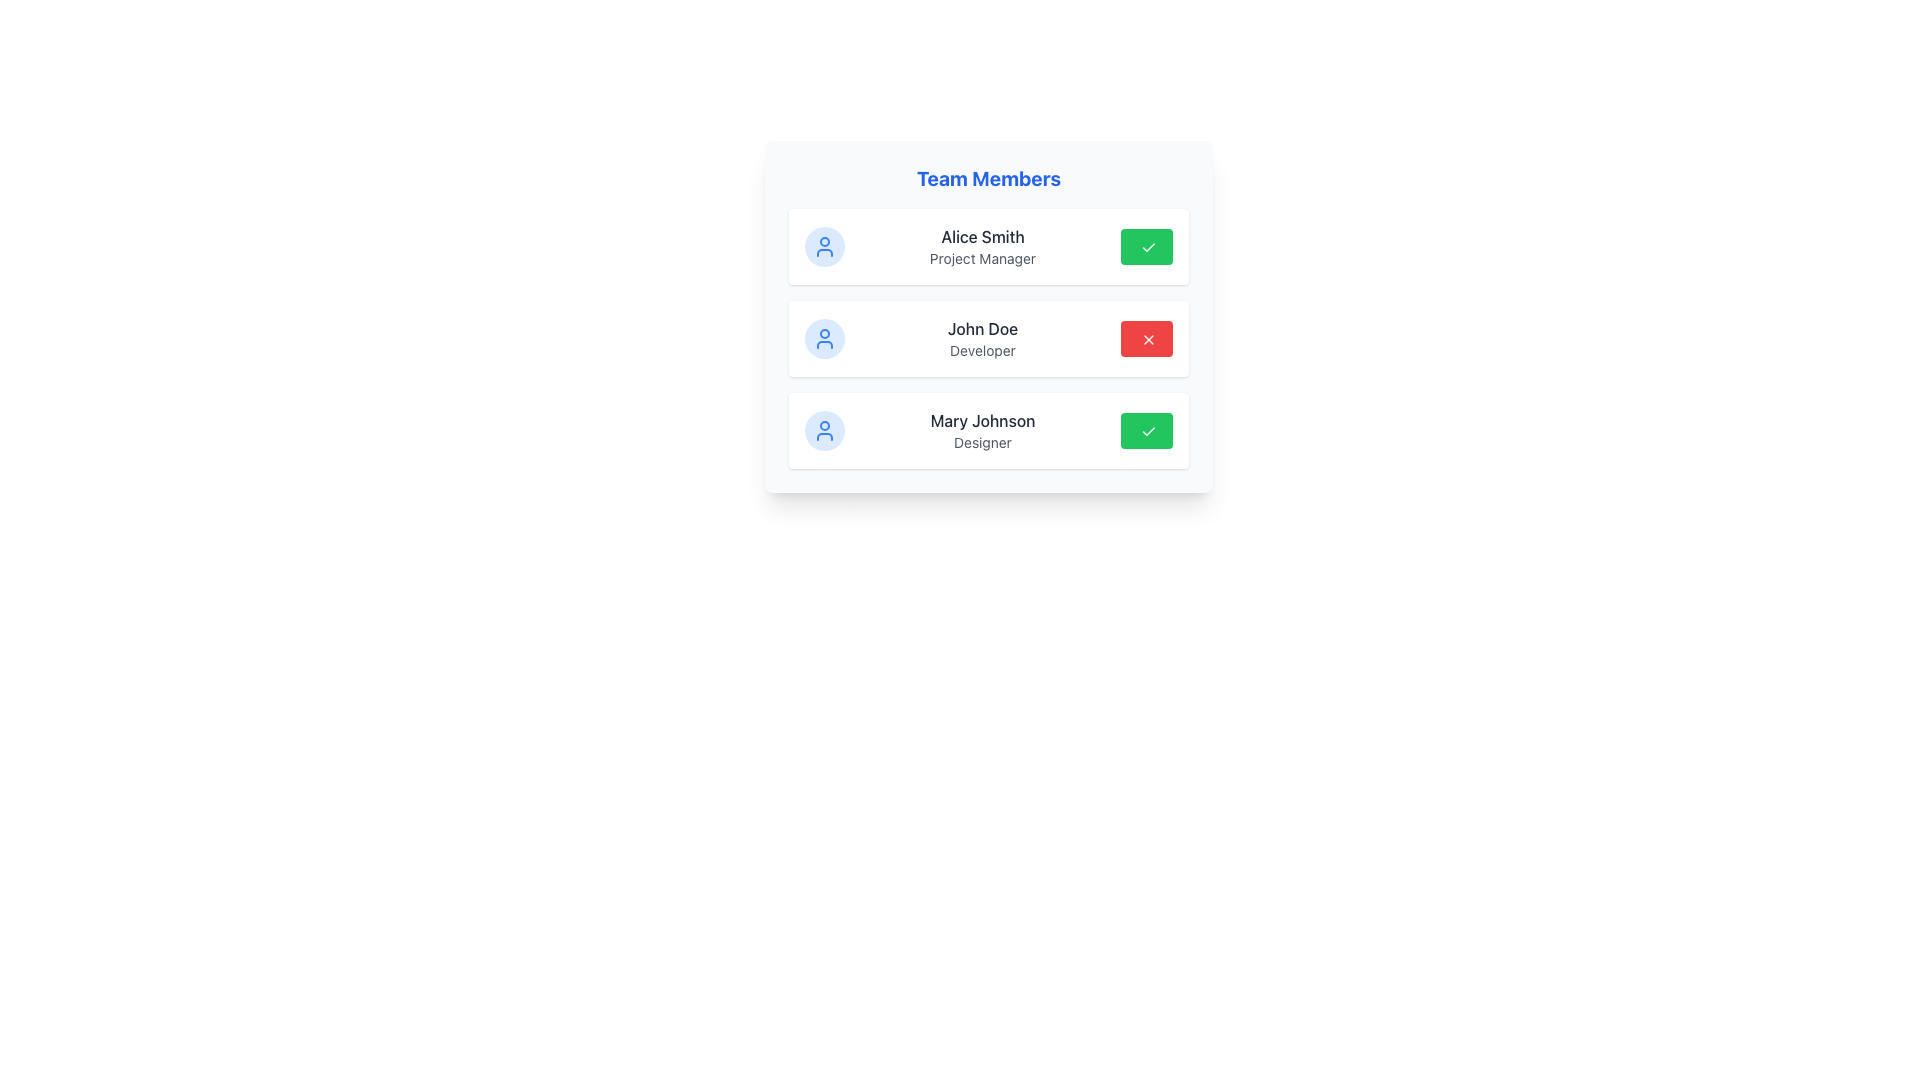 The image size is (1920, 1080). I want to click on the Illustrative Icon representing Alice Smith, located at the top-left corner of her card labeled 'Alice Smith - Project Manager.', so click(825, 245).